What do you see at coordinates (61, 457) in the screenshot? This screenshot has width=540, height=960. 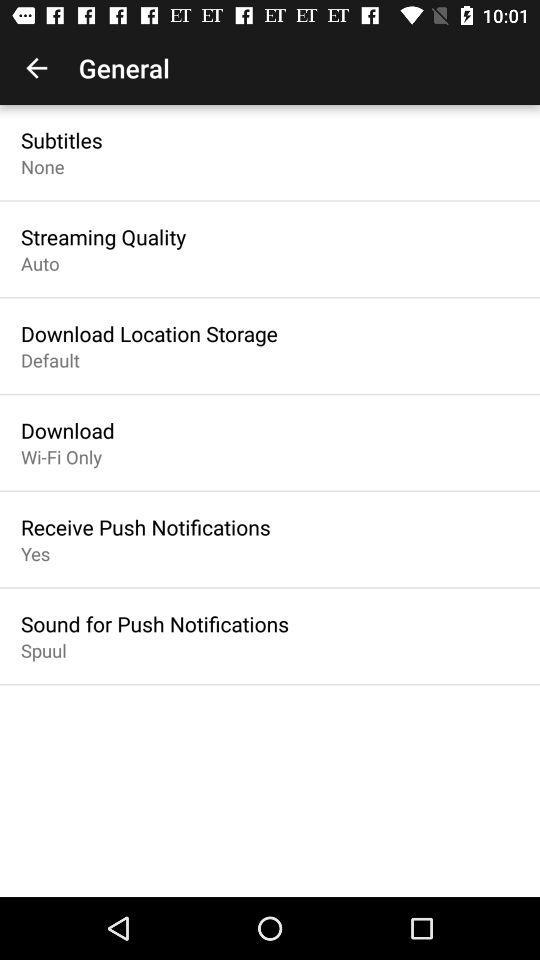 I see `the wi-fi only item` at bounding box center [61, 457].